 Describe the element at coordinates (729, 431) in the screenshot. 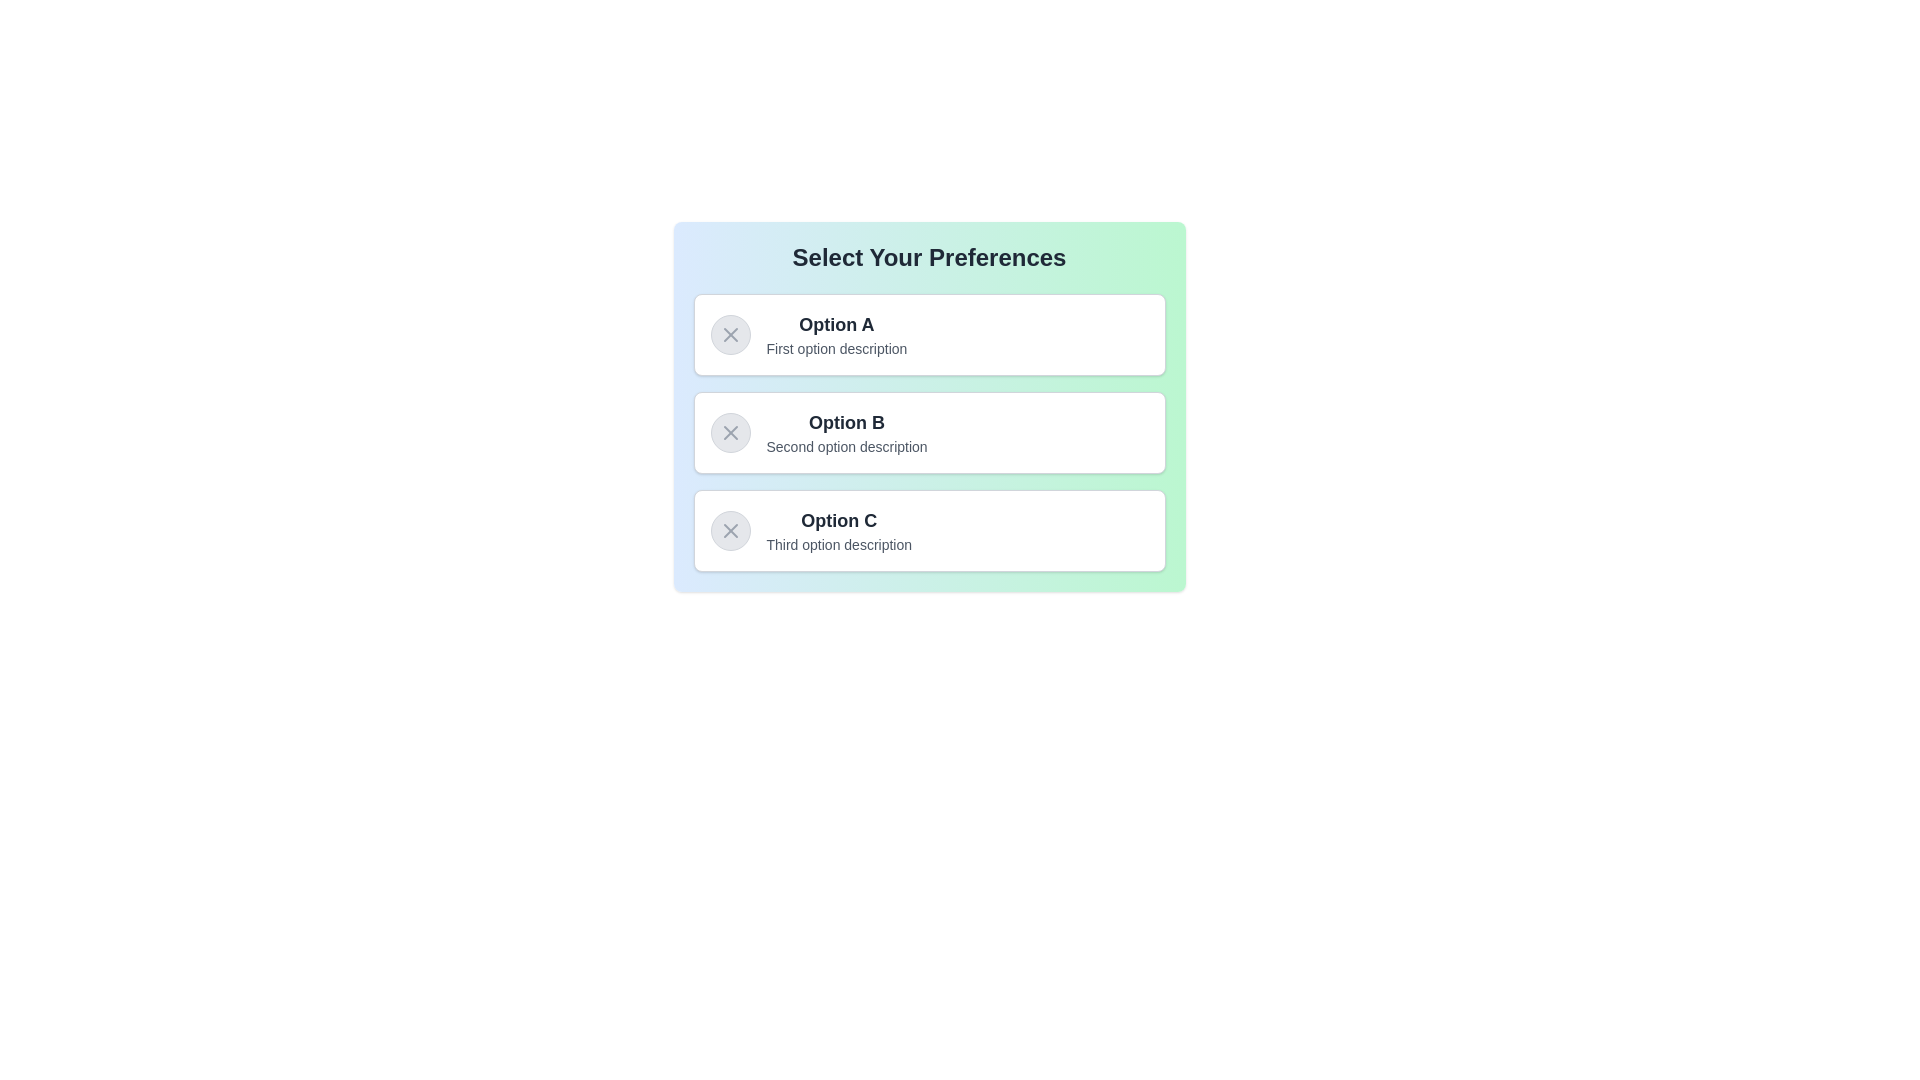

I see `the circular button containing a gray 'X' icon located to the left of the 'Option B' text label in the second row of the card interface` at that location.